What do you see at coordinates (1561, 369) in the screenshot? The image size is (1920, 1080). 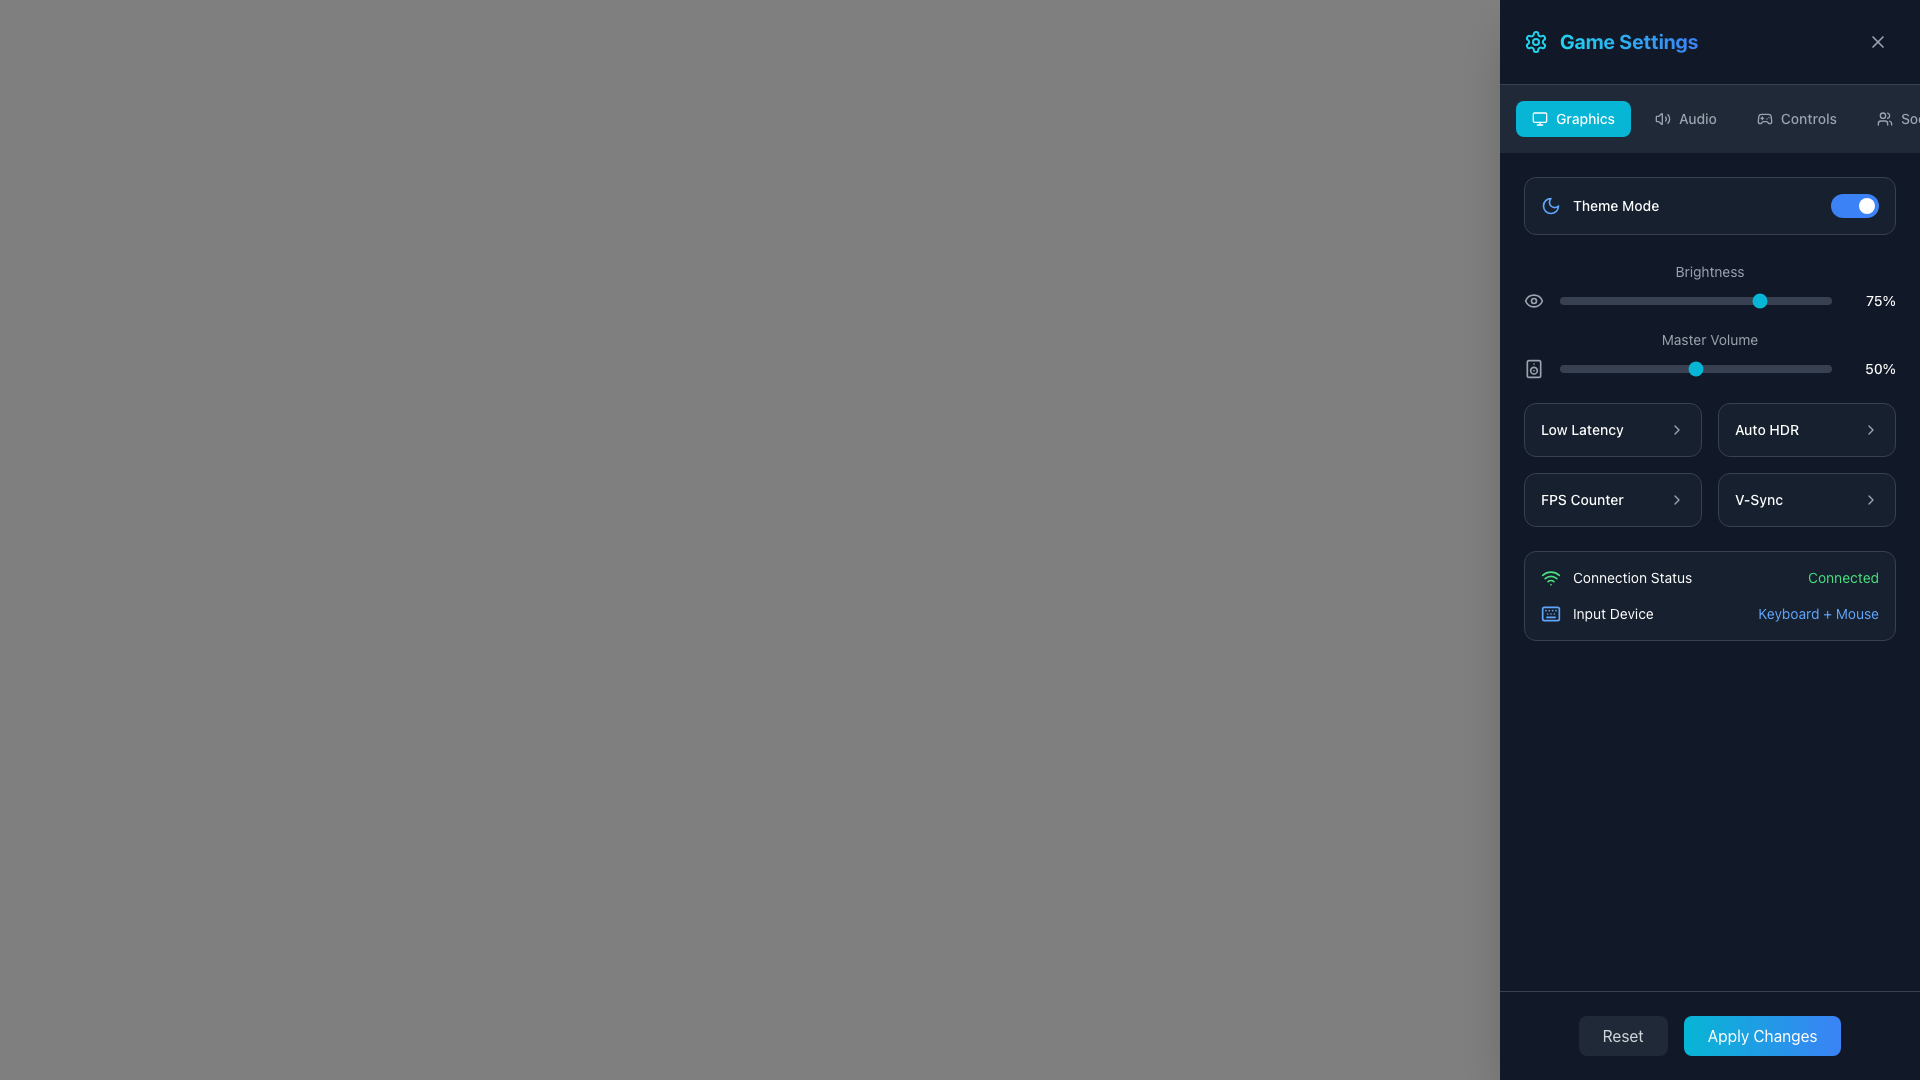 I see `the Master Volume` at bounding box center [1561, 369].